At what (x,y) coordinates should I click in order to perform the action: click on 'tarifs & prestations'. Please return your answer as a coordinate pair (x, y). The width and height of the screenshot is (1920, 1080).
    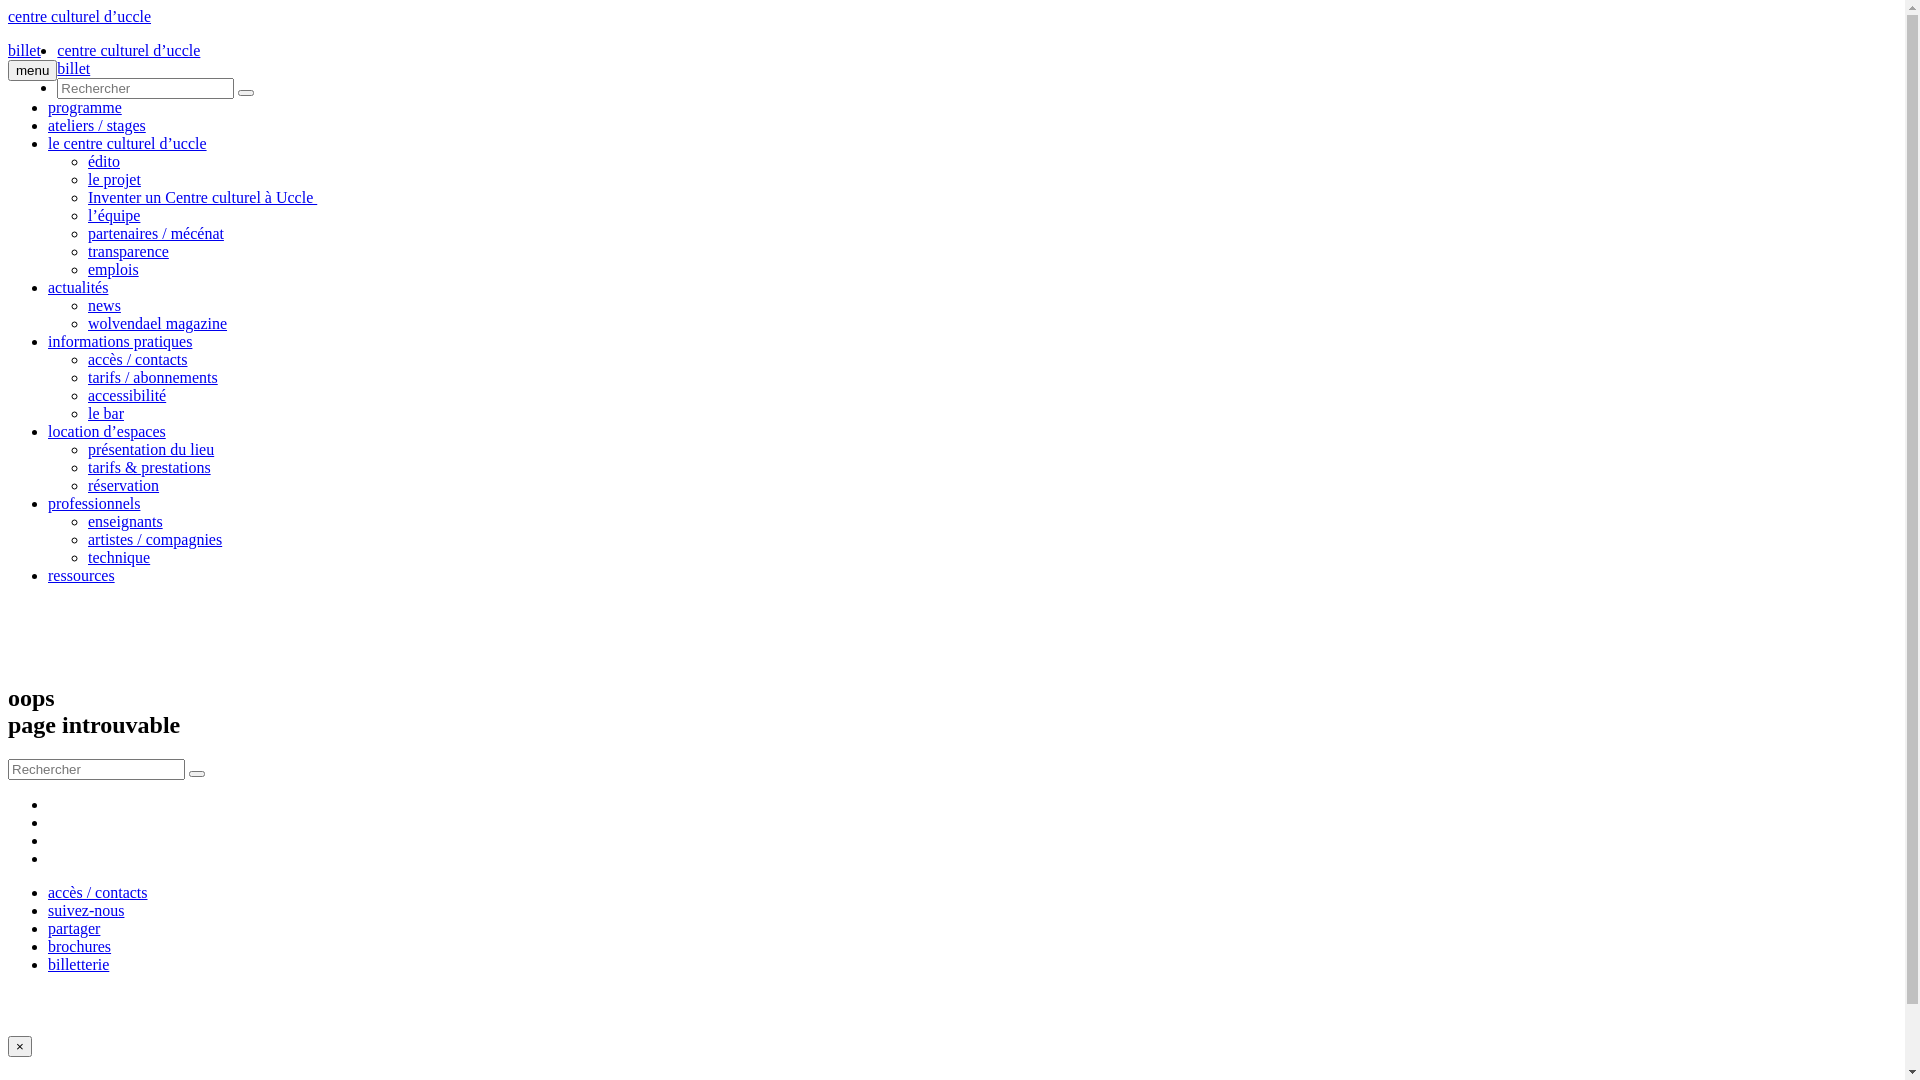
    Looking at the image, I should click on (148, 467).